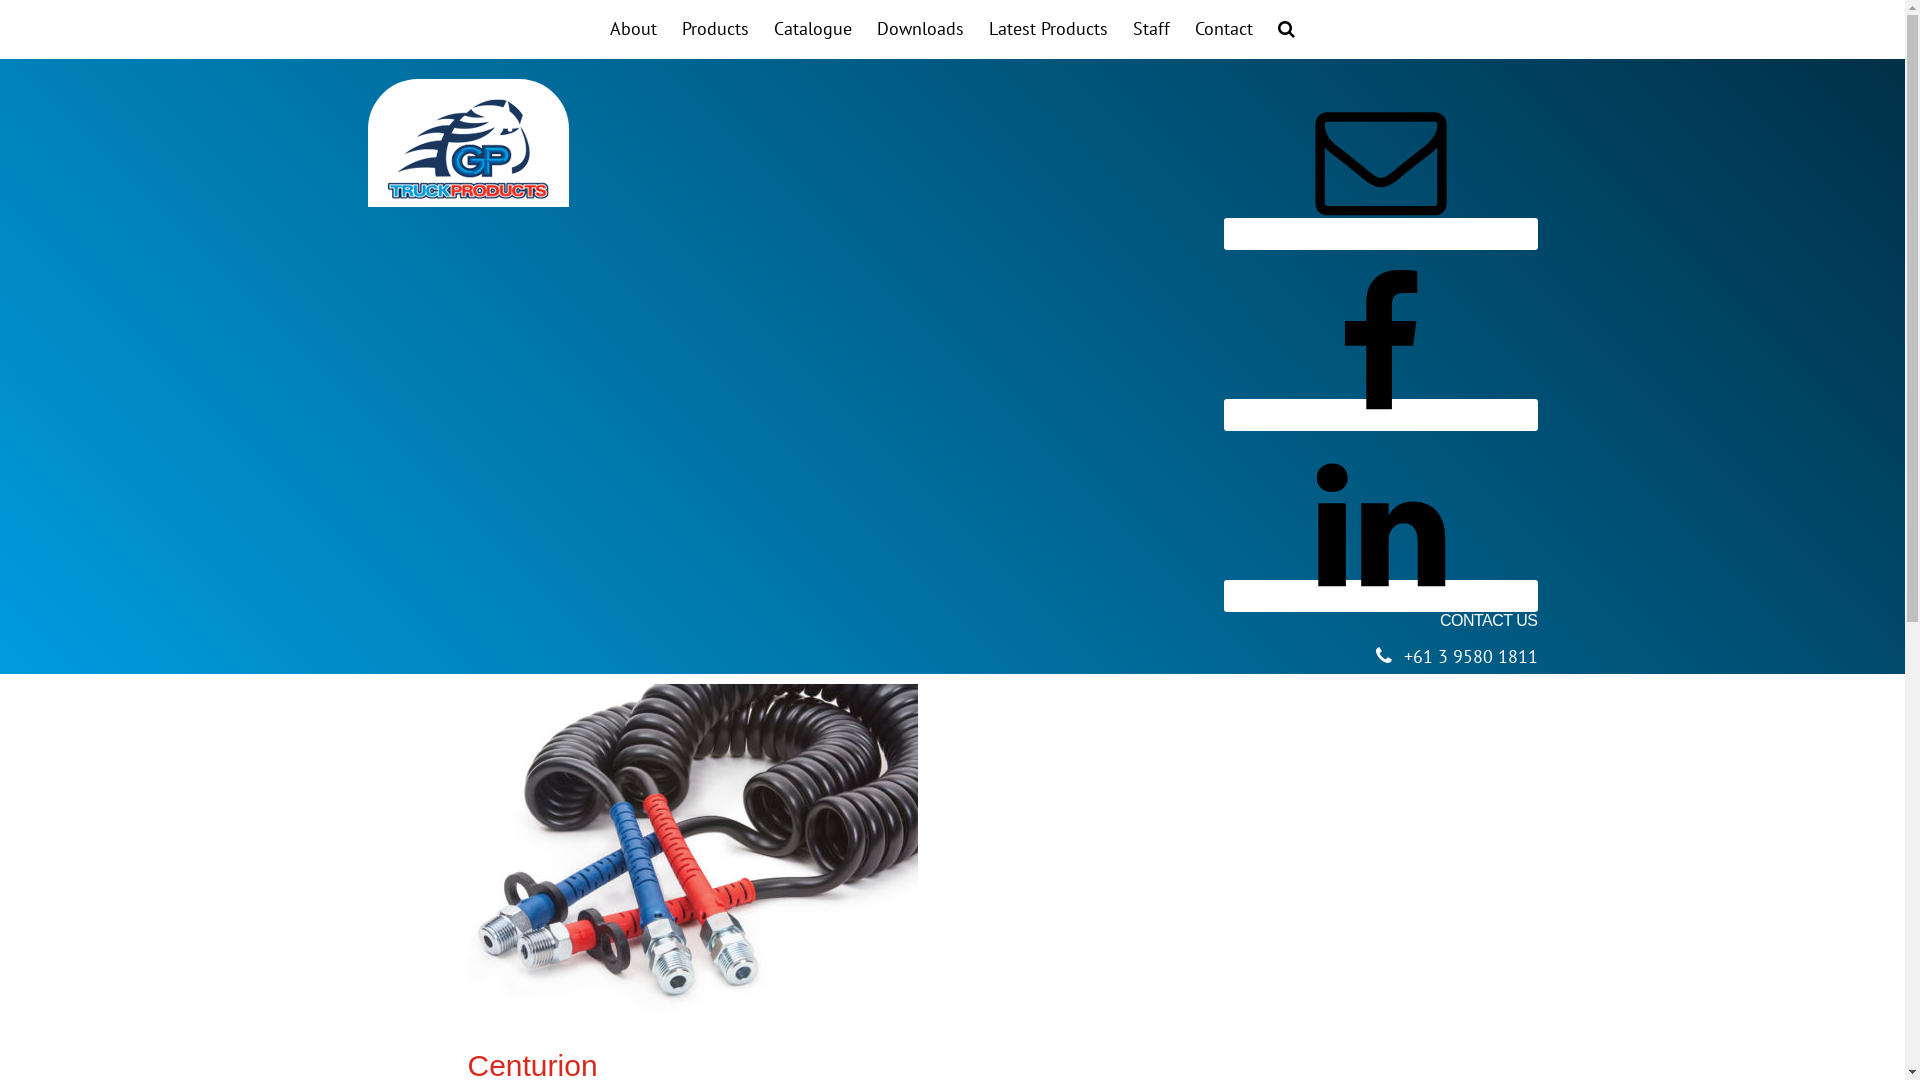 This screenshot has width=1920, height=1080. Describe the element at coordinates (1286, 29) in the screenshot. I see `'Show Search'` at that location.